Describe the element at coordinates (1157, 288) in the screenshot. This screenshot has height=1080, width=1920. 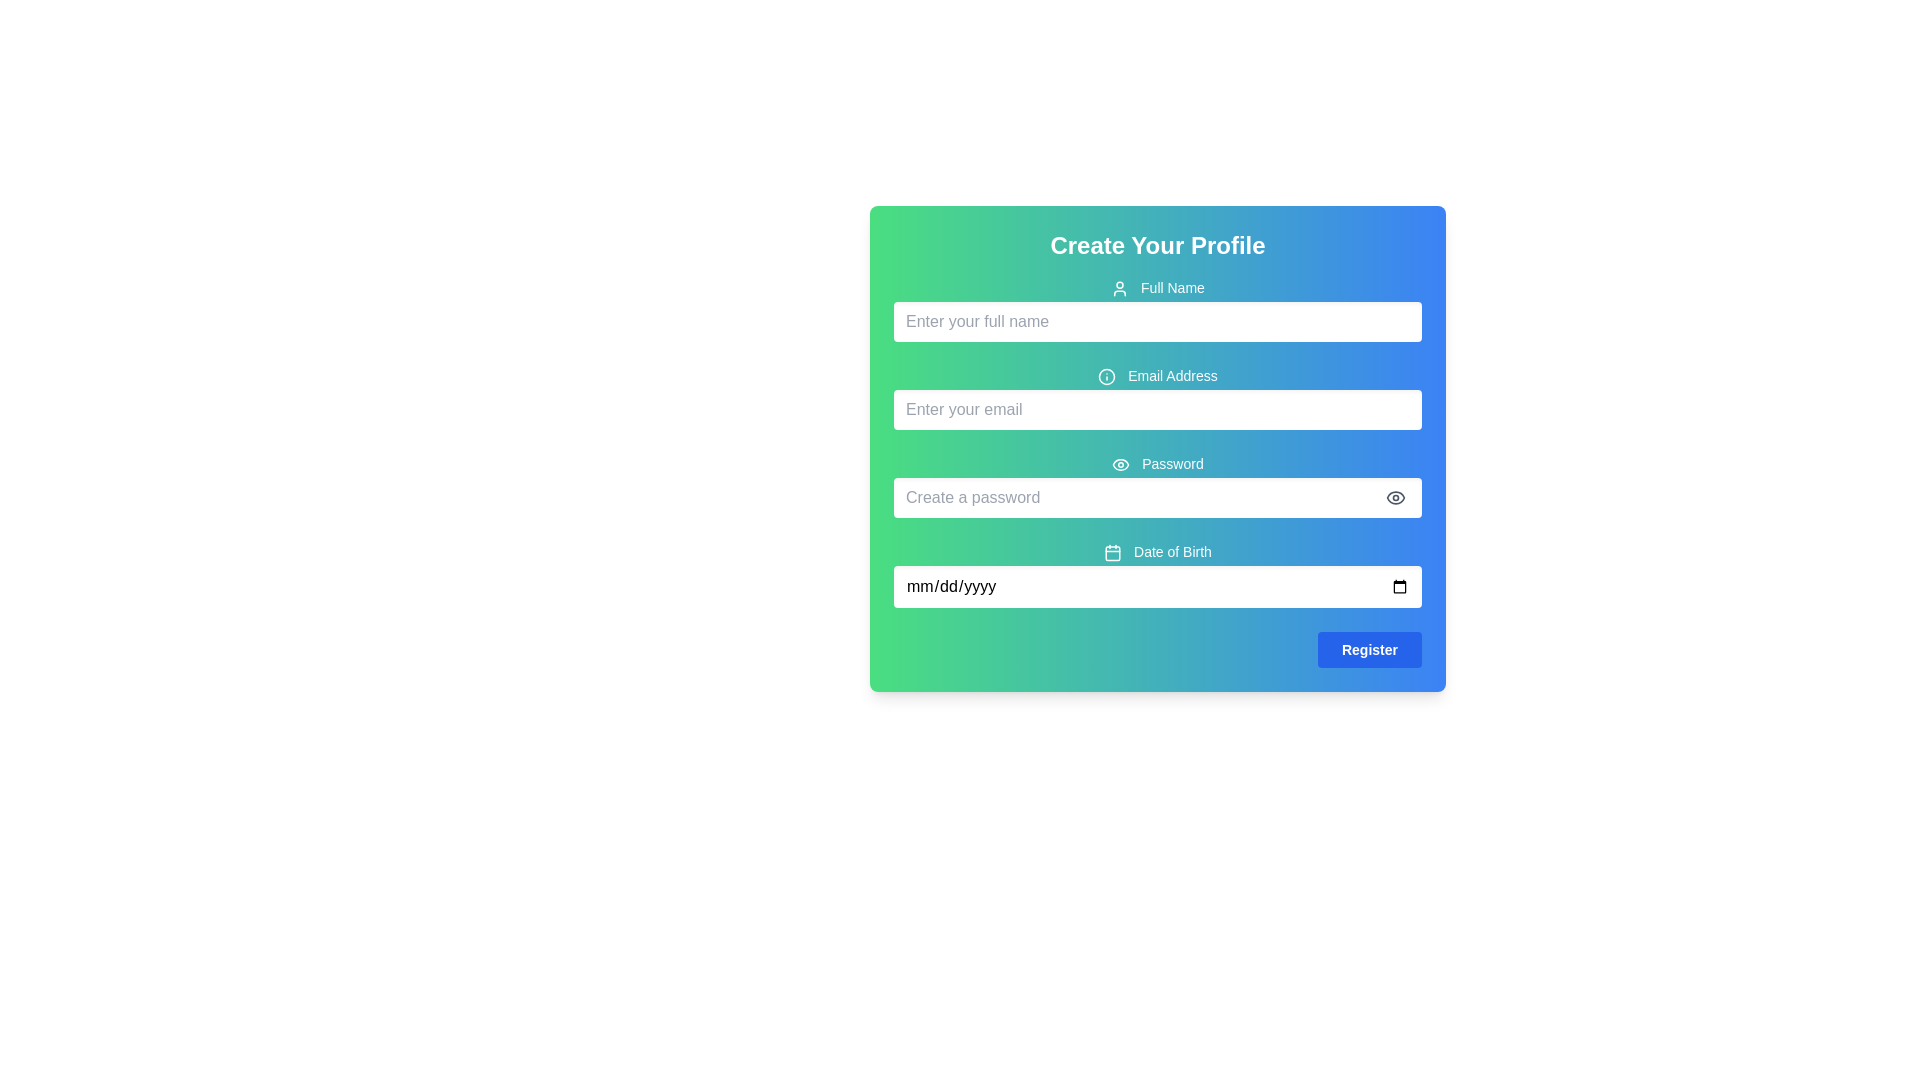
I see `the descriptive label for the input field guiding the user to enter their full name, which is located near the top of the form` at that location.